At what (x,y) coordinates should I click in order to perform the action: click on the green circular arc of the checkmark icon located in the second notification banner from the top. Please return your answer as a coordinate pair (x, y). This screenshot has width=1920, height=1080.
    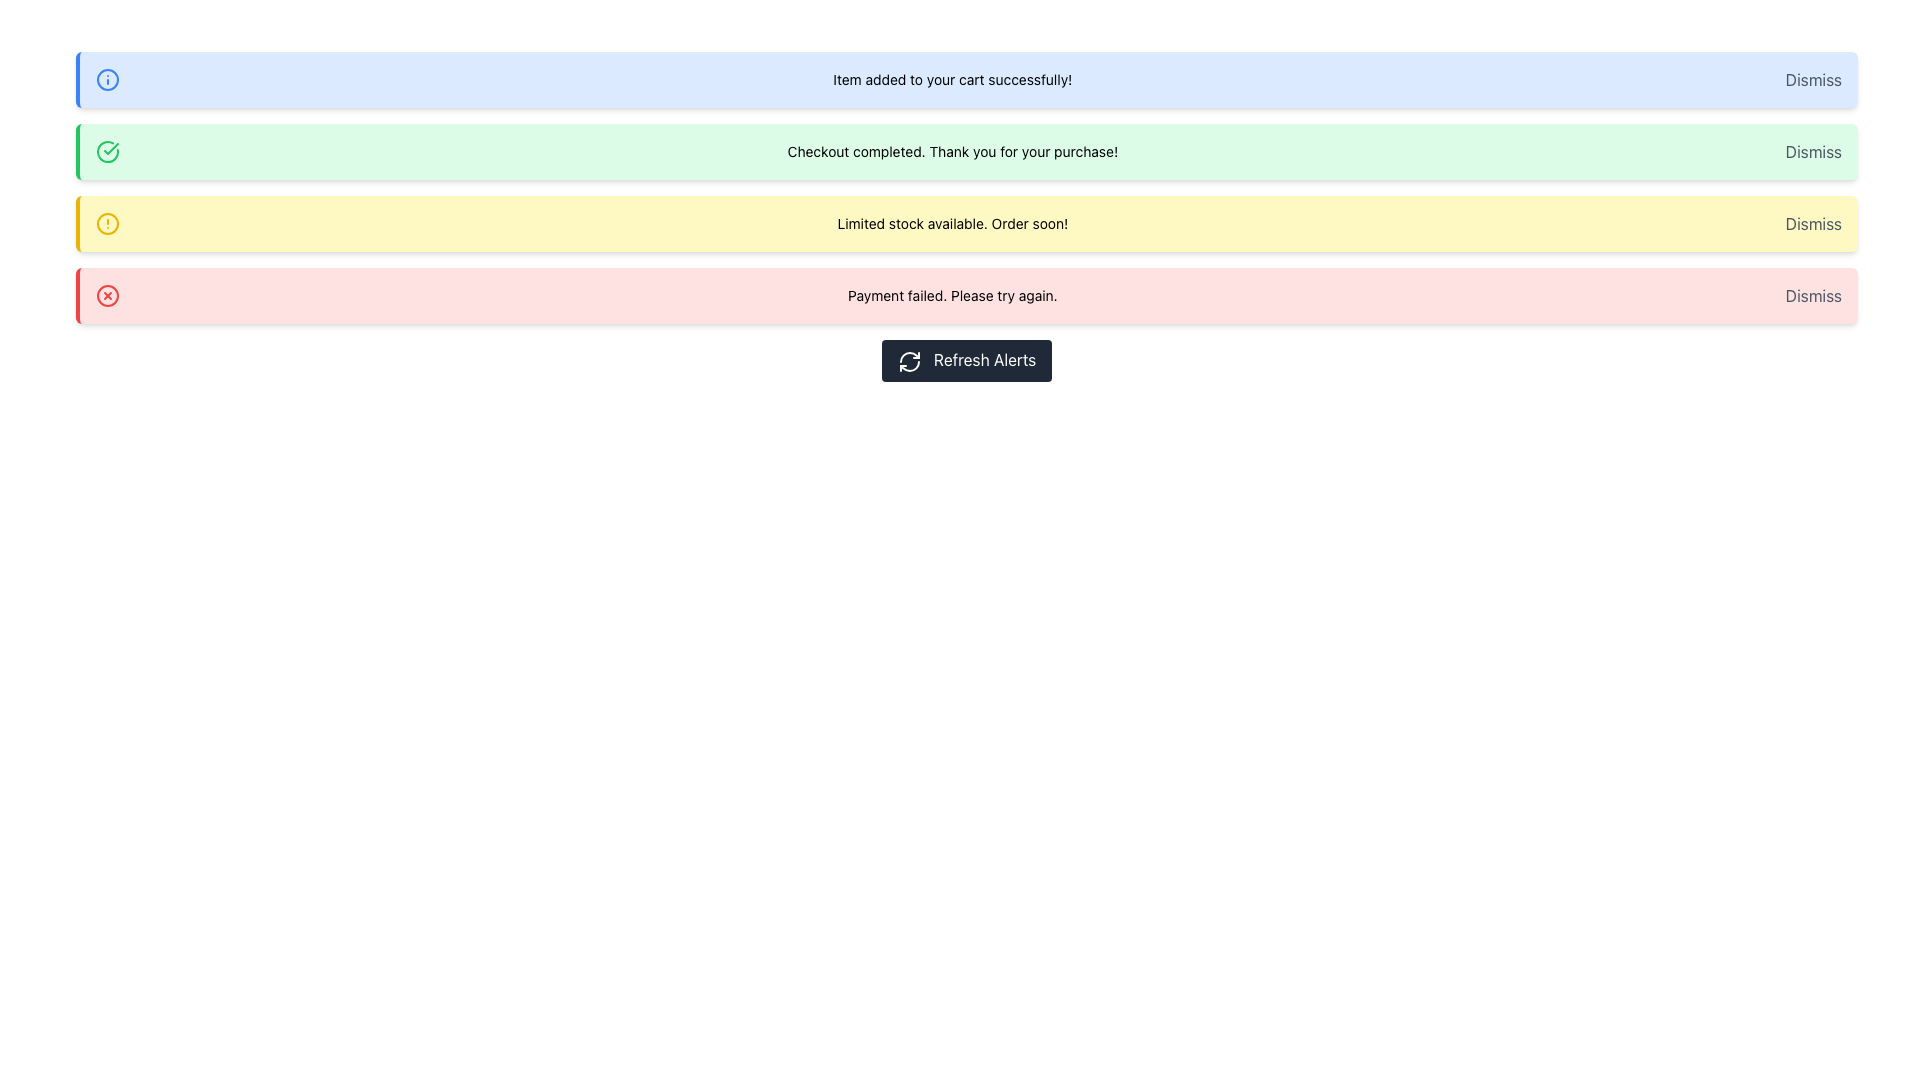
    Looking at the image, I should click on (107, 150).